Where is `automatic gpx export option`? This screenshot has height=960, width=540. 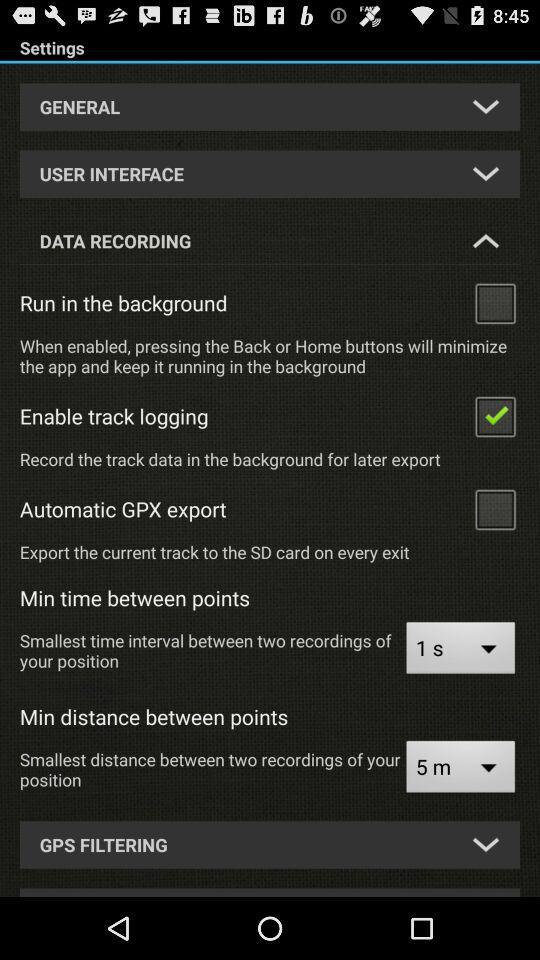 automatic gpx export option is located at coordinates (494, 507).